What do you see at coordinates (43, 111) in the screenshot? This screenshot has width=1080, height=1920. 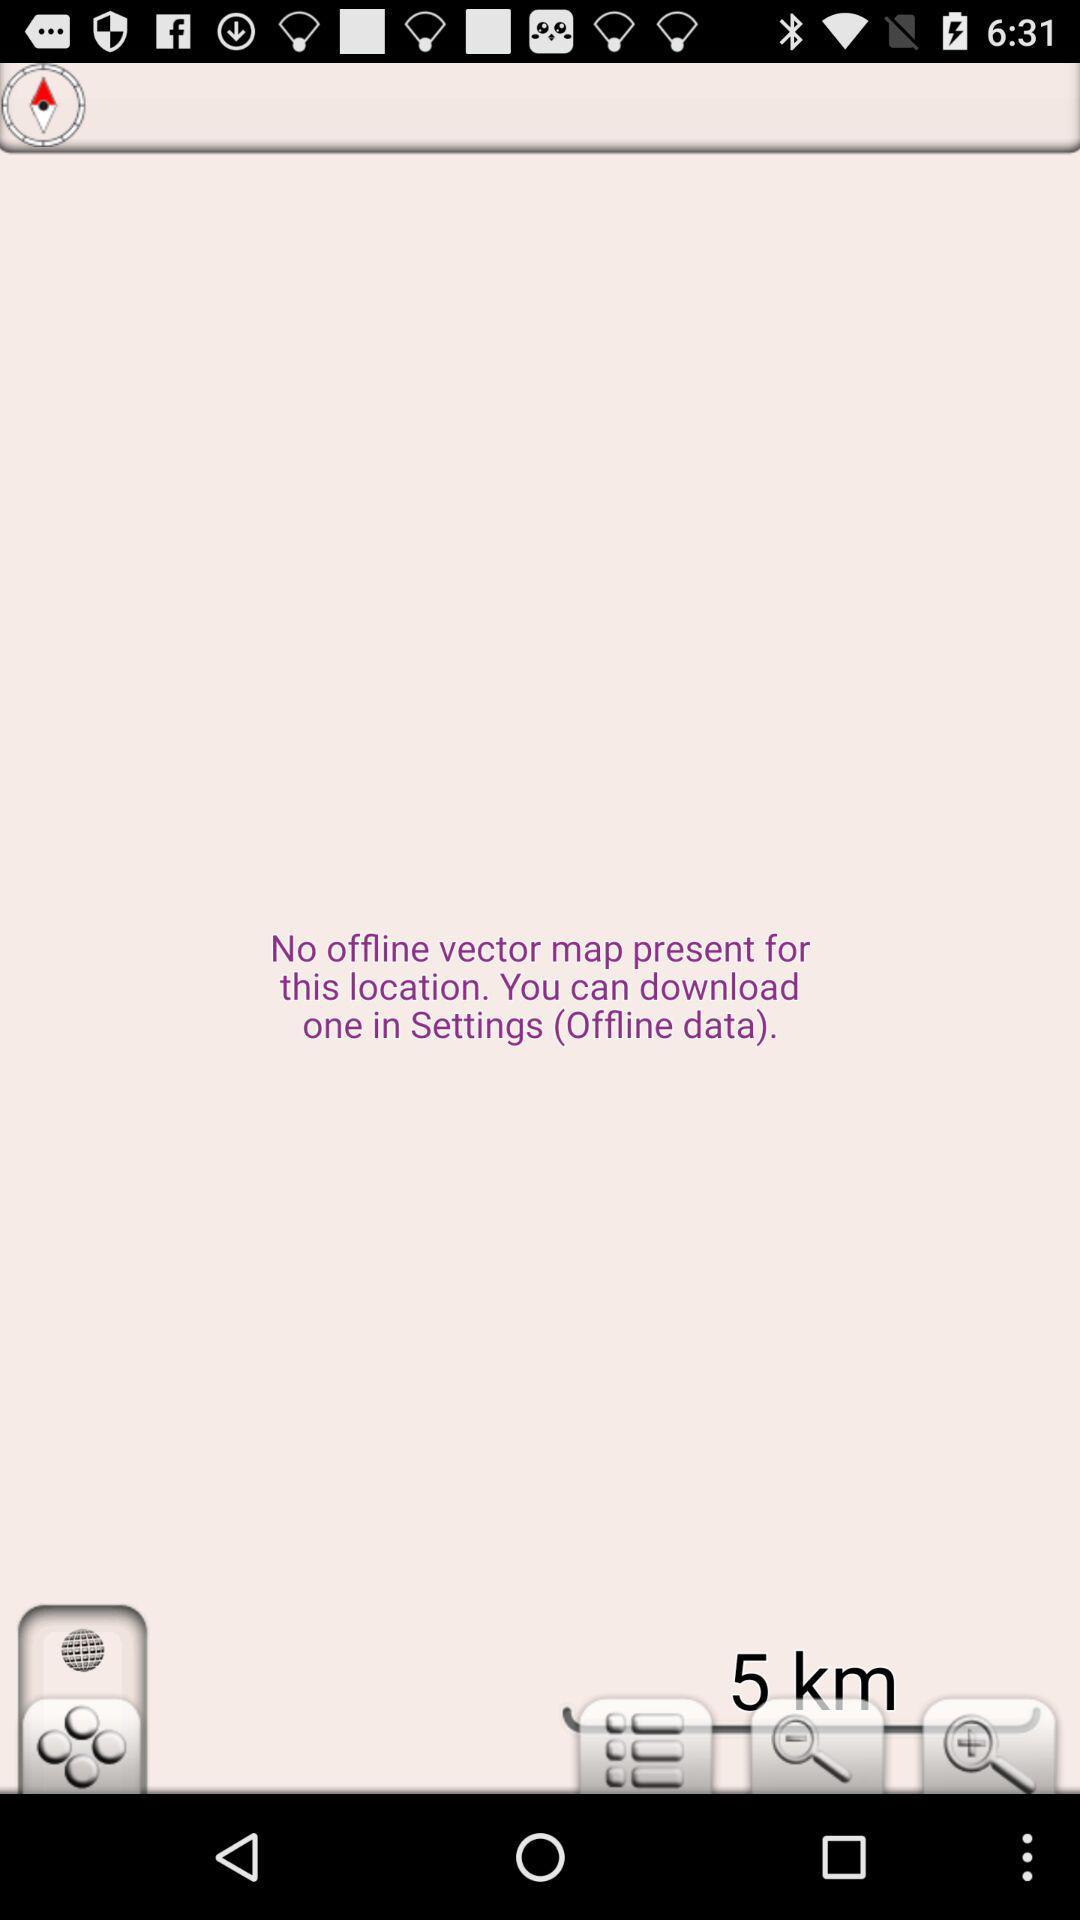 I see `the explore icon` at bounding box center [43, 111].